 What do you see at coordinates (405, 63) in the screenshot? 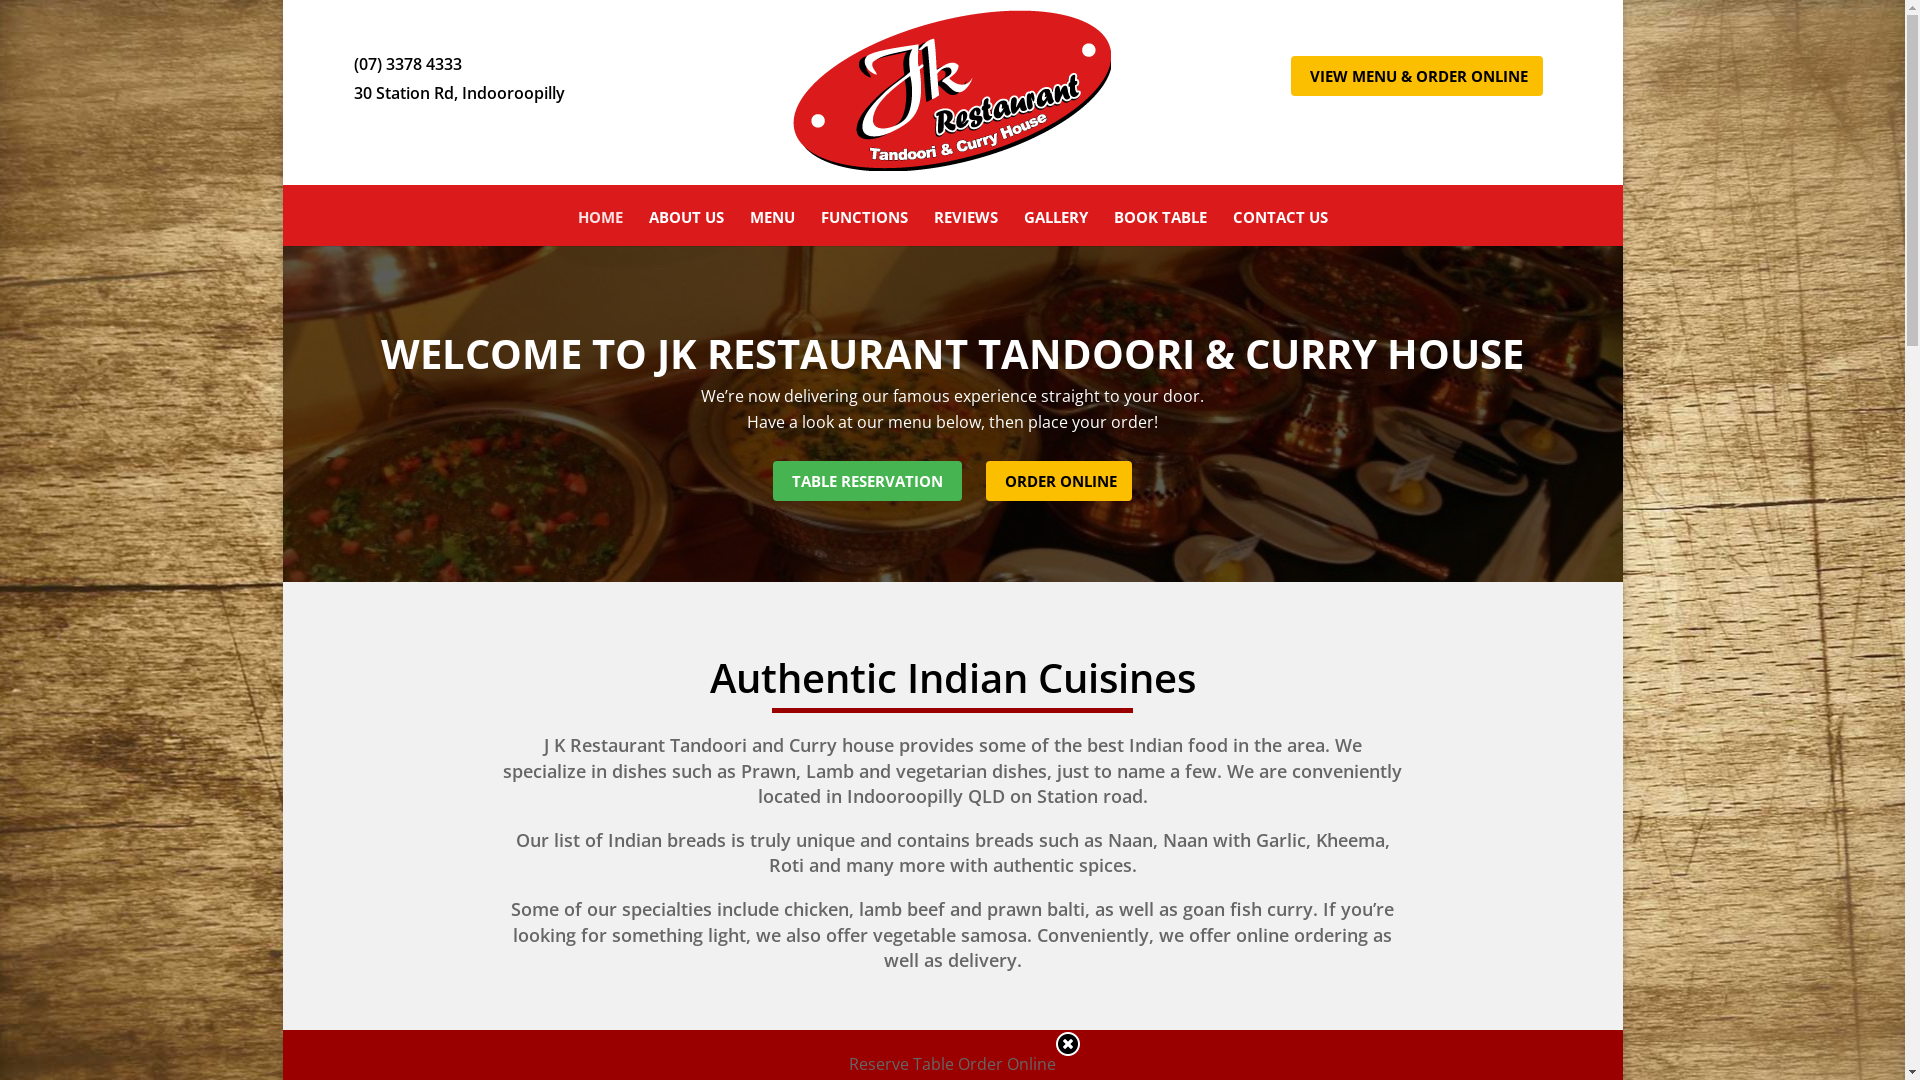
I see `'(07) 3378 4333'` at bounding box center [405, 63].